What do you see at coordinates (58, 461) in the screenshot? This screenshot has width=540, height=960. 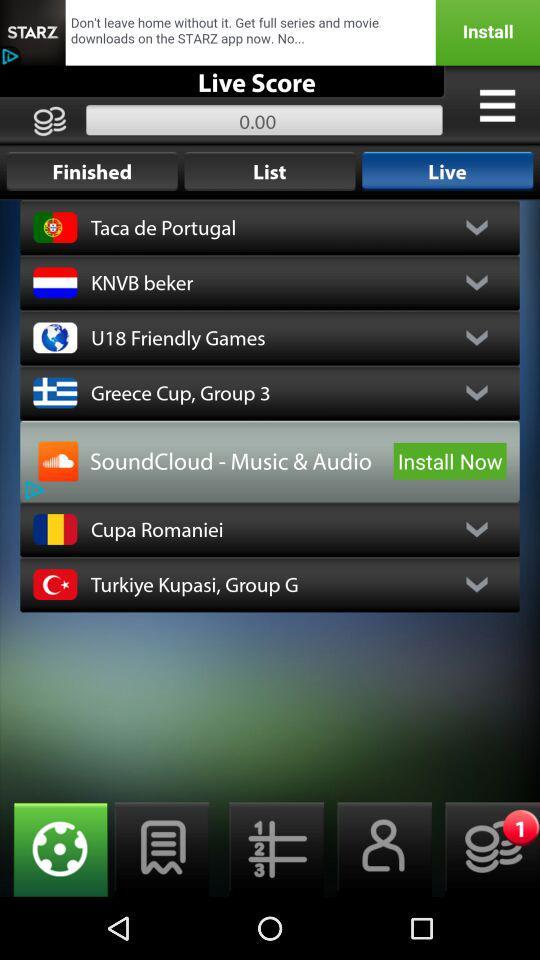 I see `sound` at bounding box center [58, 461].